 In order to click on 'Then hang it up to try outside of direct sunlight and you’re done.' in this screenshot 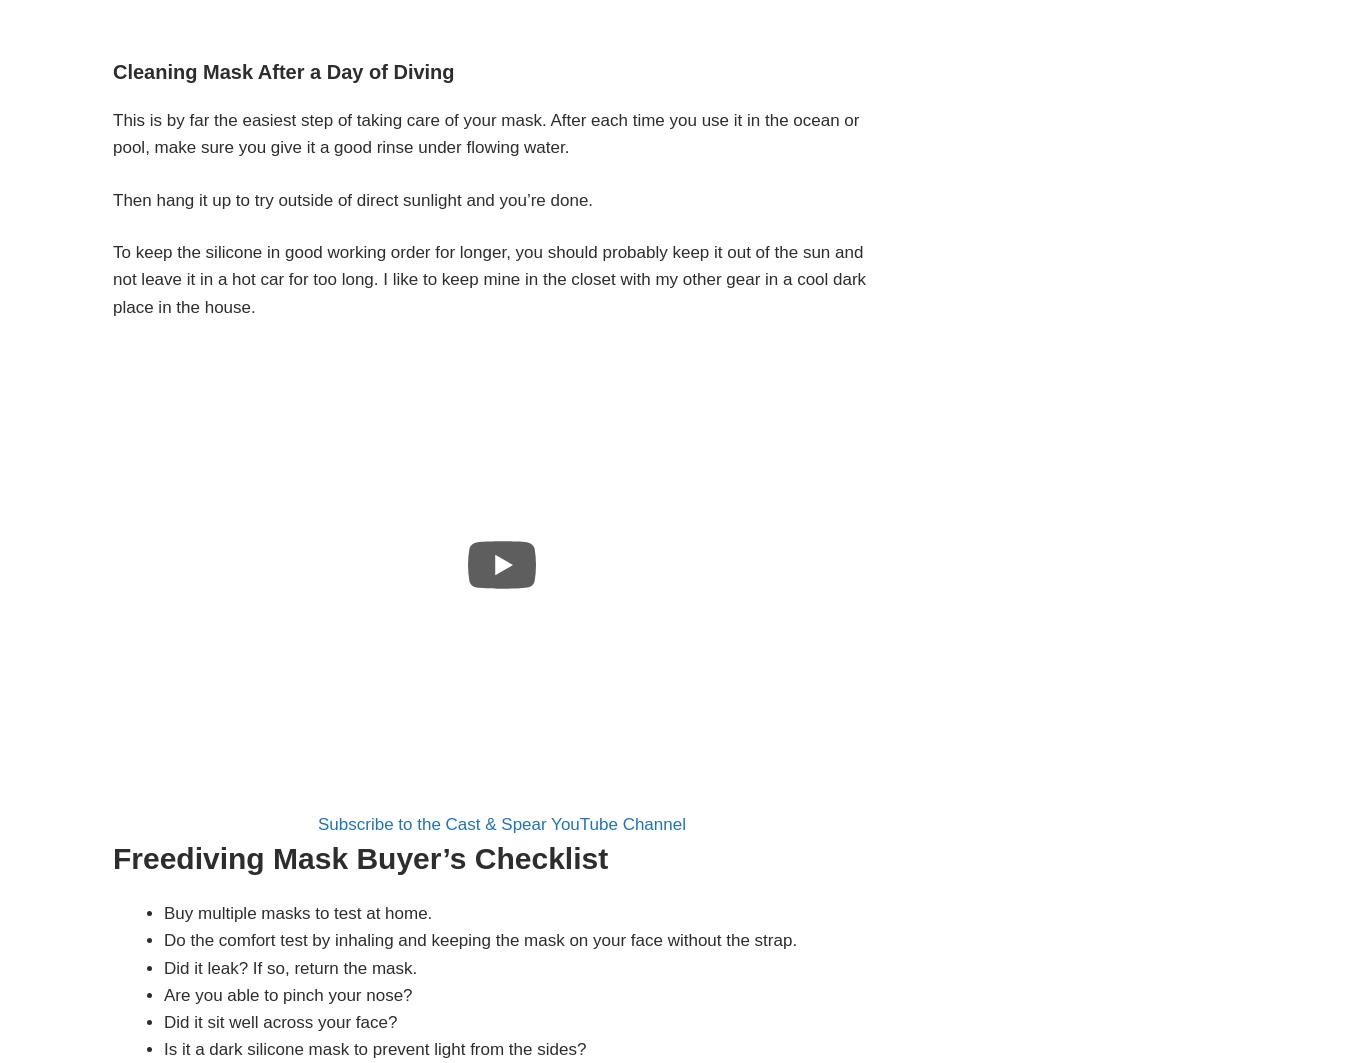, I will do `click(351, 199)`.